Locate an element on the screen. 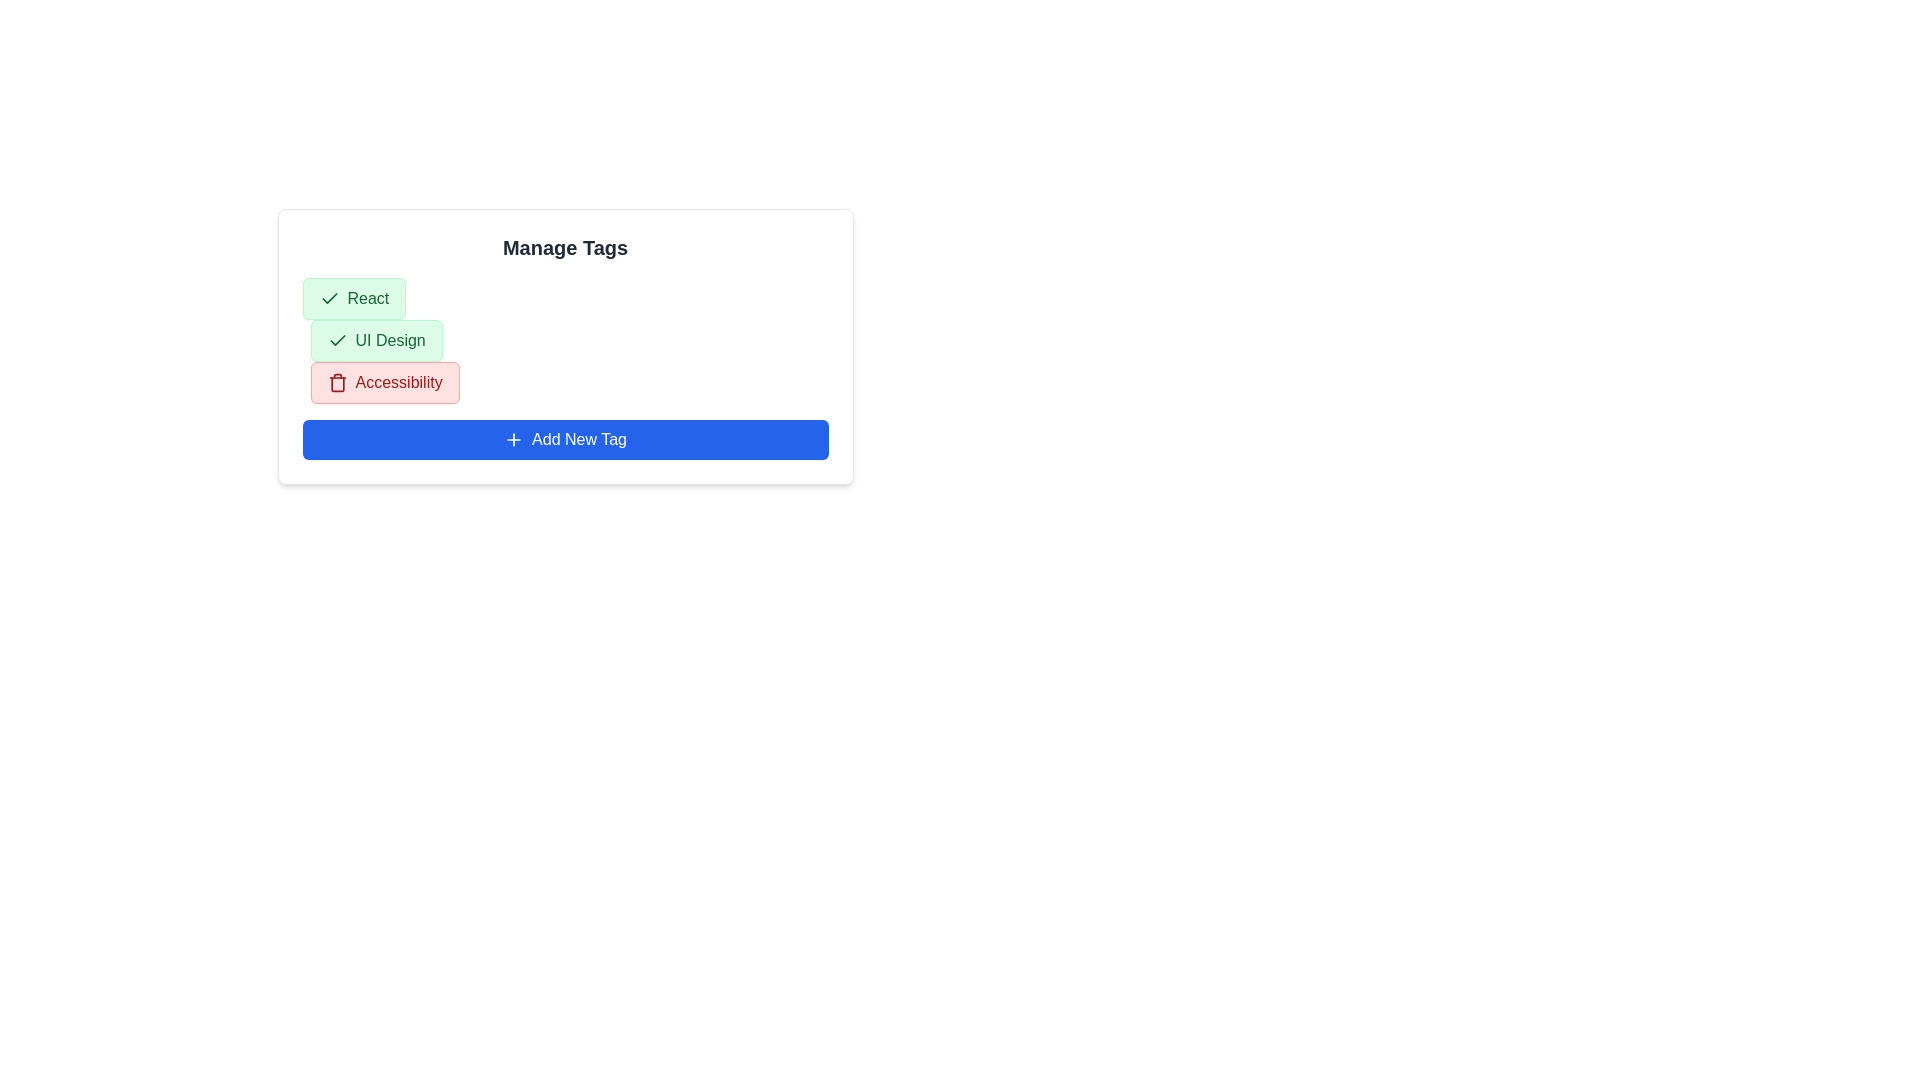 This screenshot has height=1080, width=1920. the small green check icon that is part of the 'React' tag in the vertical list of tags is located at coordinates (329, 299).